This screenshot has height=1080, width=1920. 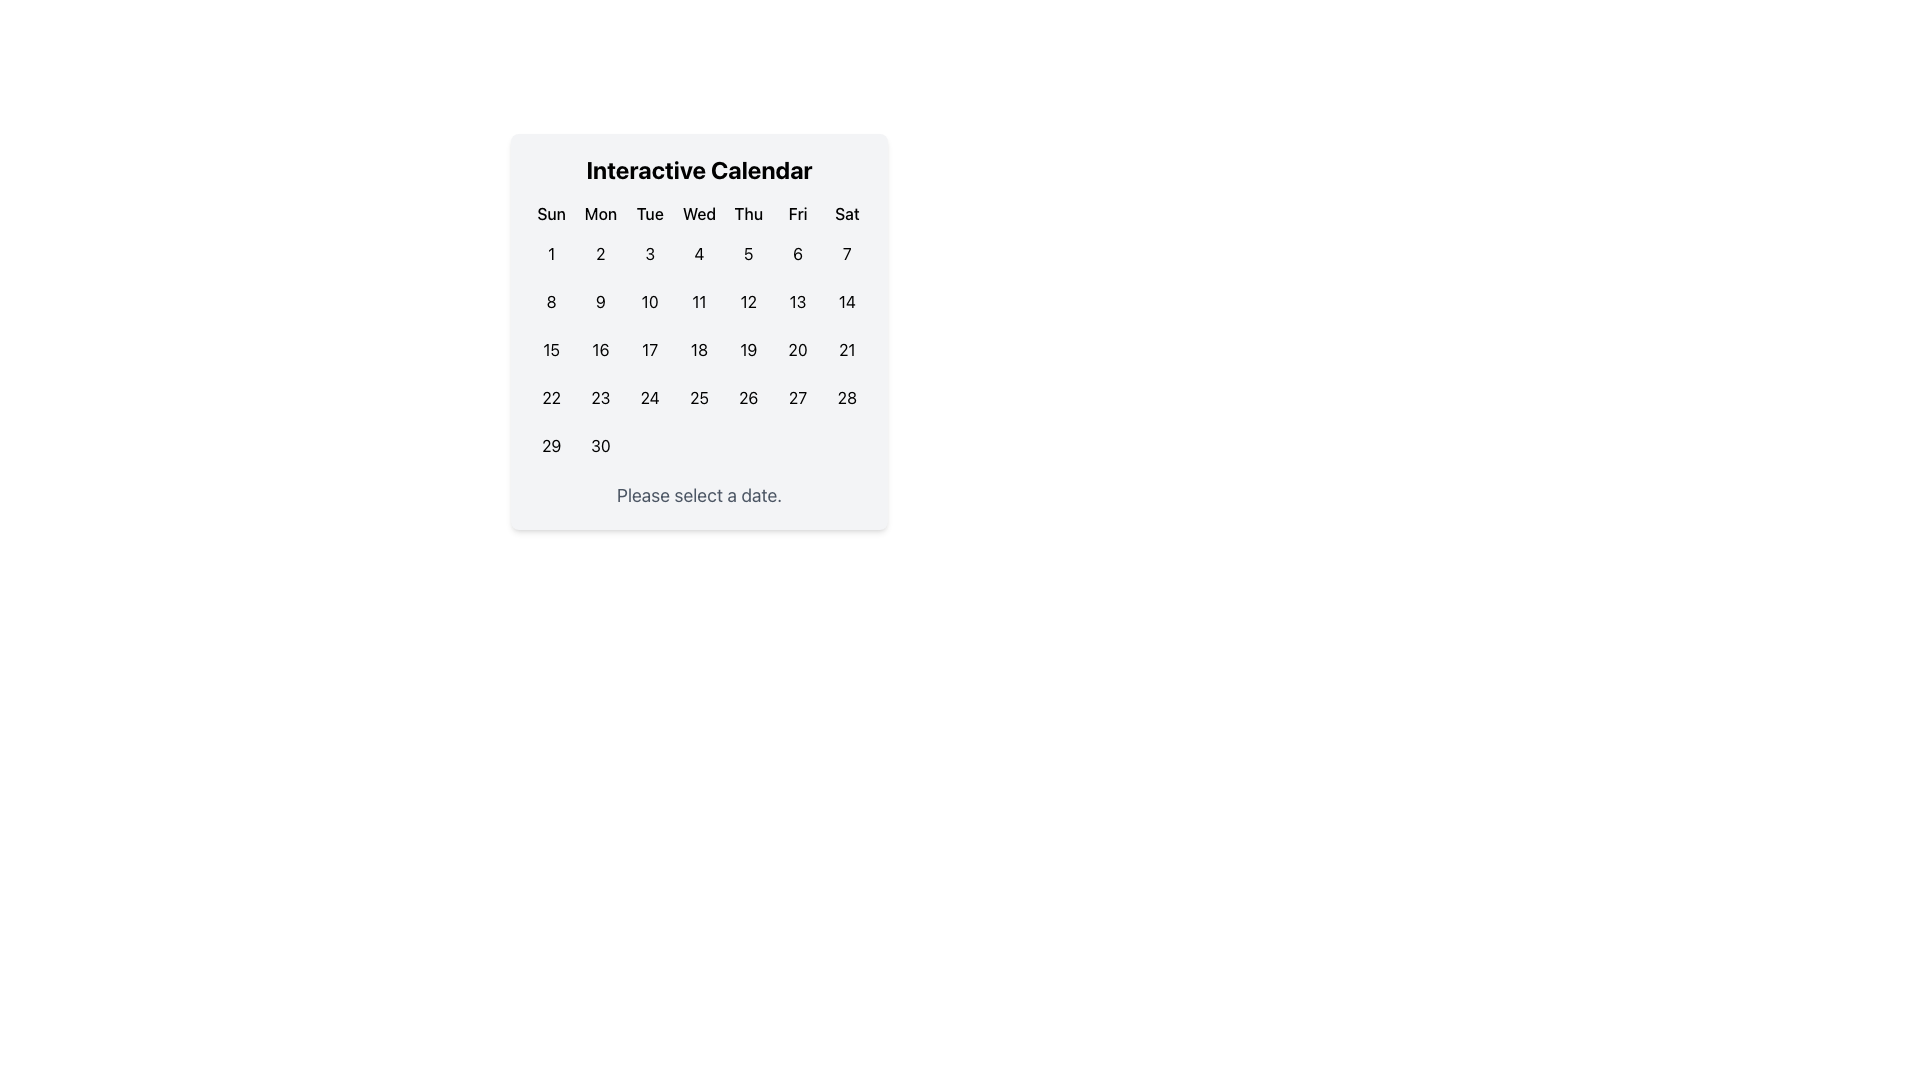 I want to click on the clickable calendar day cell displaying the number '8', so click(x=551, y=301).